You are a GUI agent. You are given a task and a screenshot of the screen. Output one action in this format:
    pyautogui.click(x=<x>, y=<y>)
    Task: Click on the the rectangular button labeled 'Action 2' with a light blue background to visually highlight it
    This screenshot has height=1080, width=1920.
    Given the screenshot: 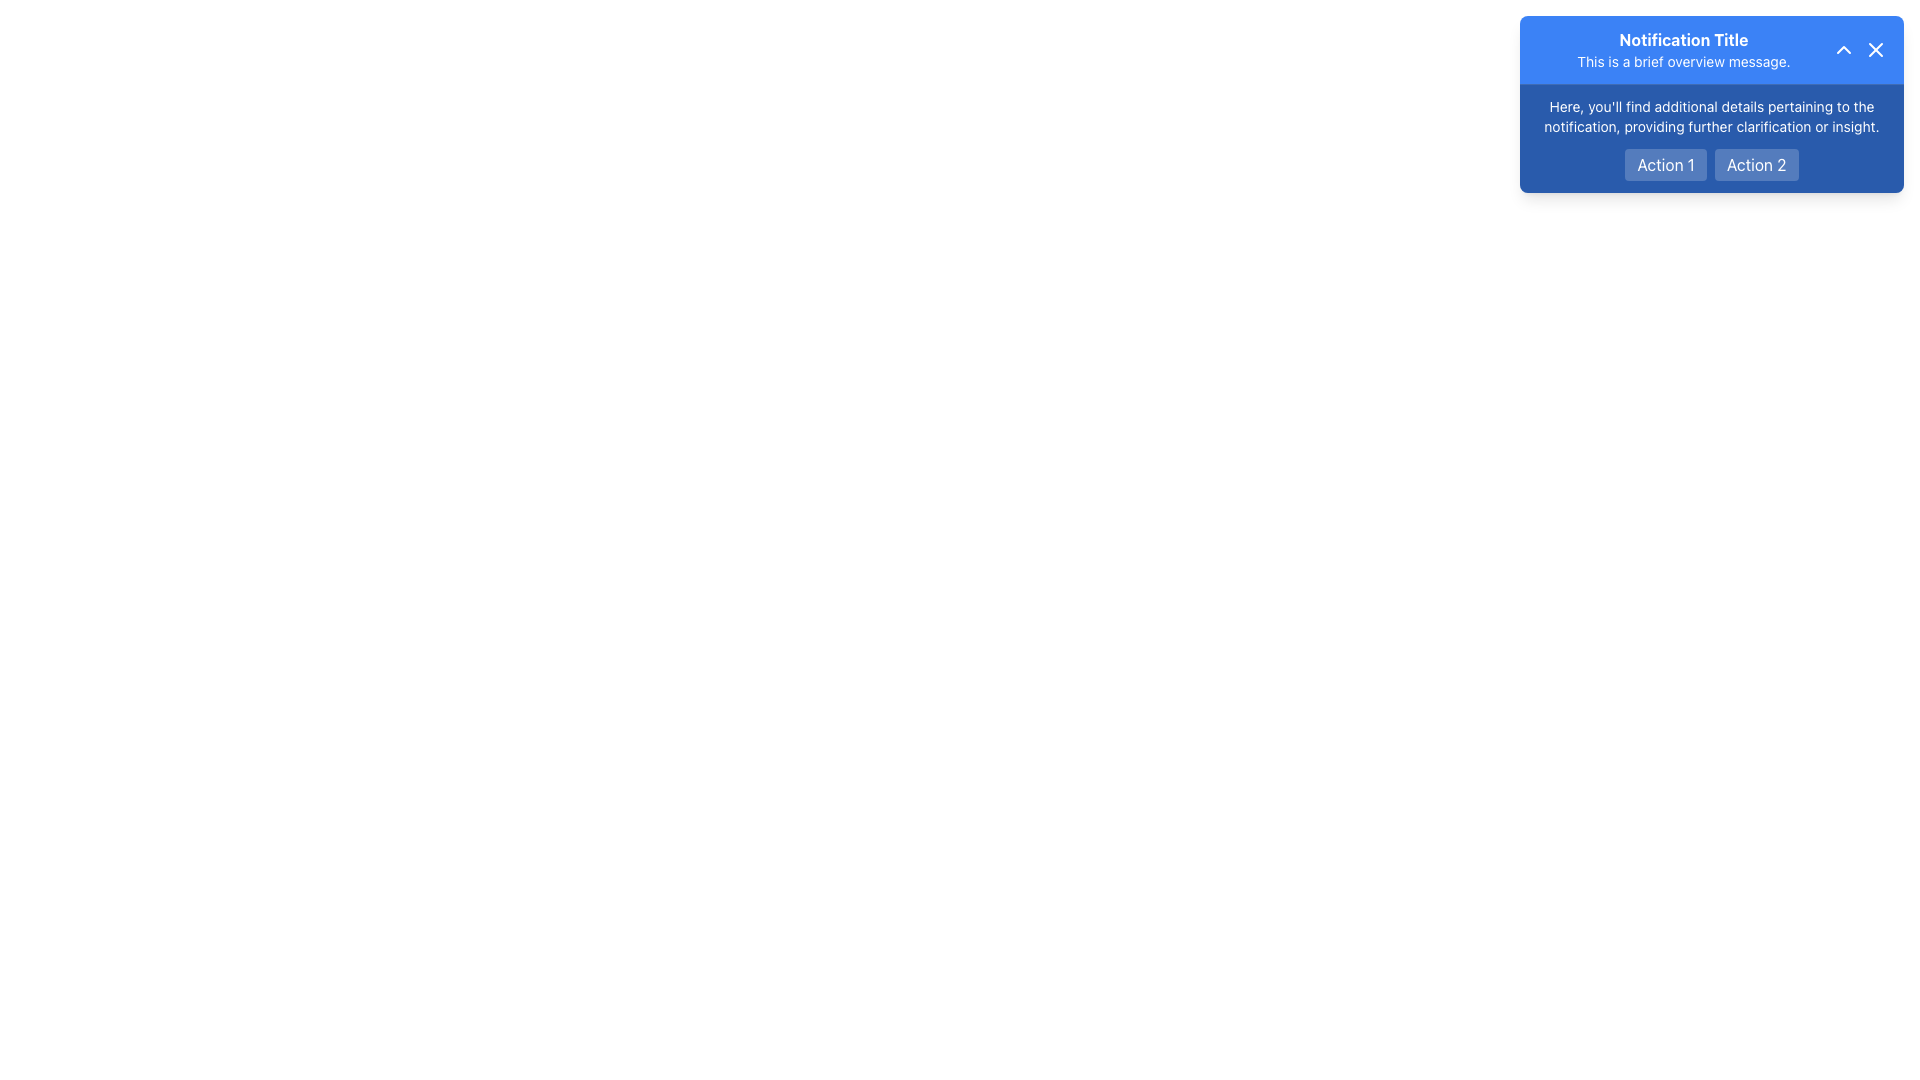 What is the action you would take?
    pyautogui.click(x=1755, y=164)
    